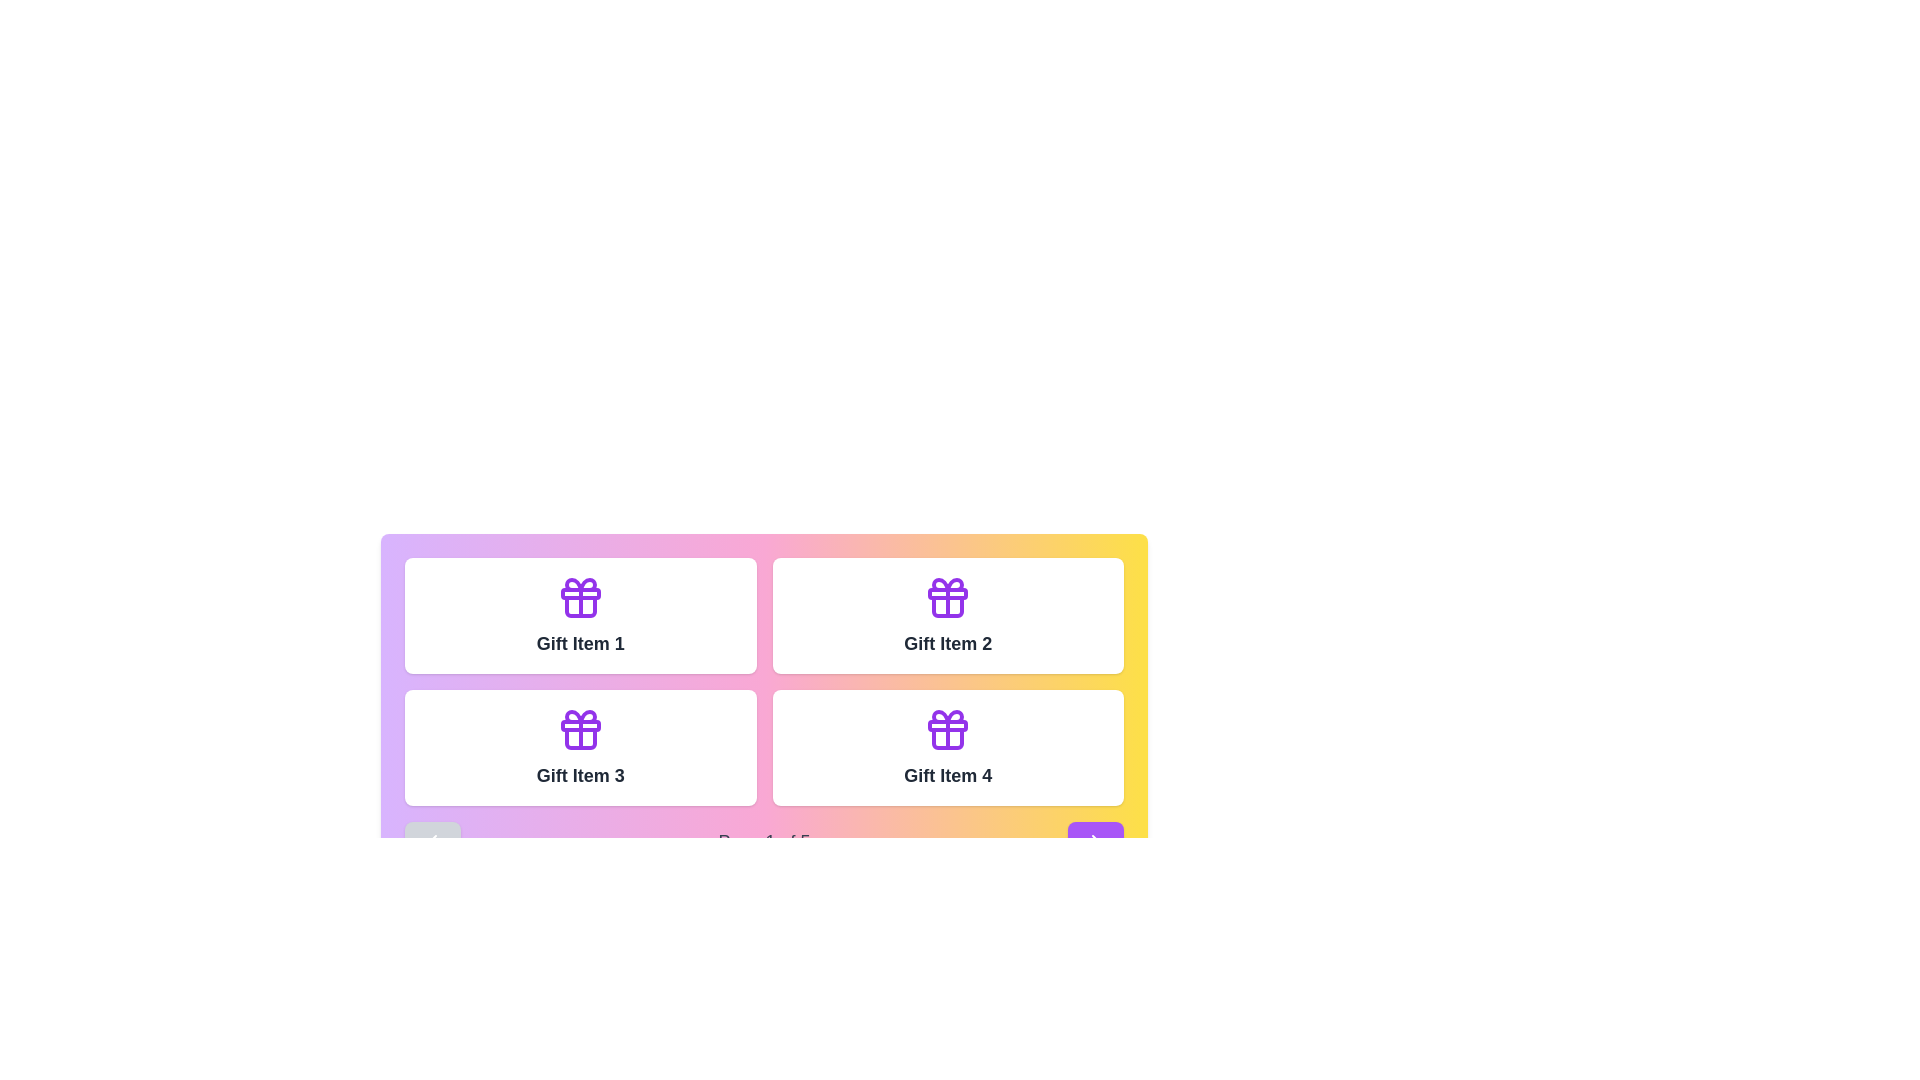  Describe the element at coordinates (579, 596) in the screenshot. I see `the decorative gift icon located at the top row and first column of a 2x2 grid layout, part of the card labeled 'Gift Item 1'` at that location.